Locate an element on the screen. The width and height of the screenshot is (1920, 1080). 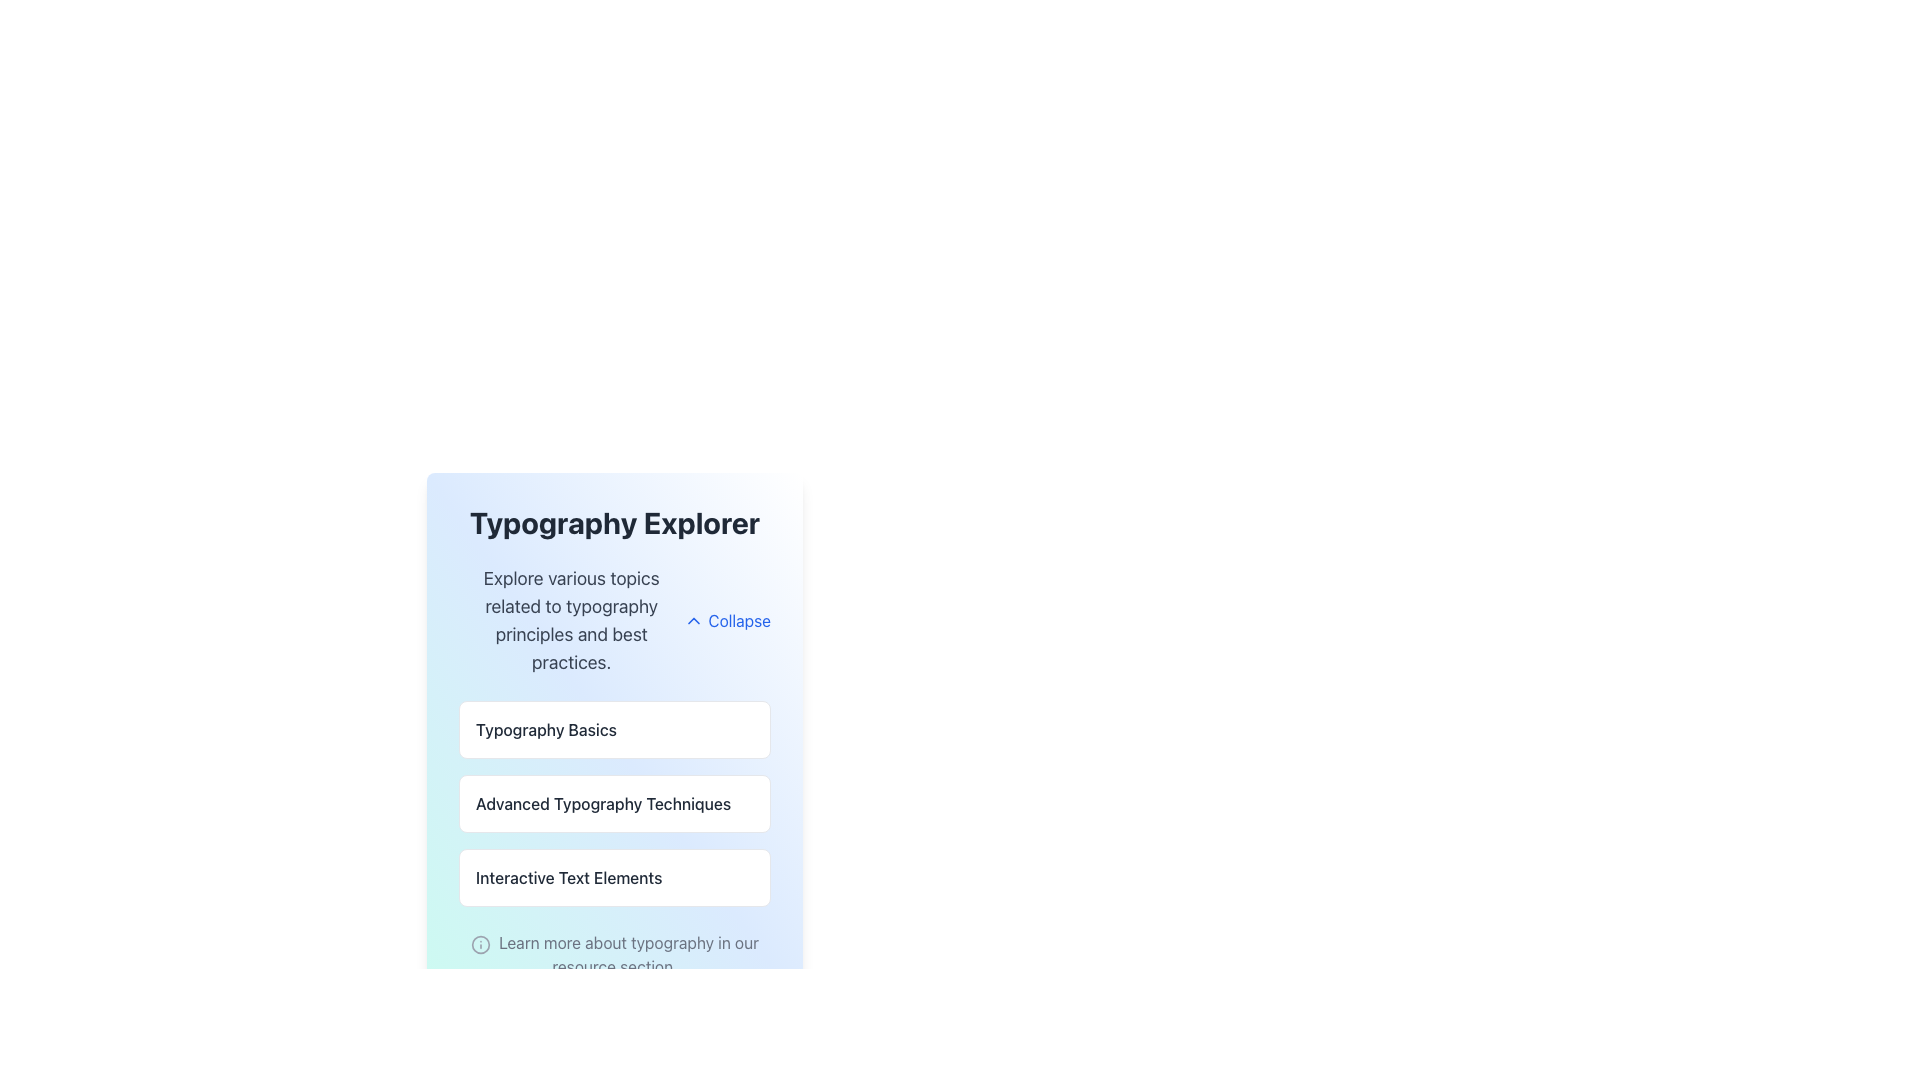
the typography menu list element containing 'Typography Basics', 'Advanced Typography Techniques', and 'Interactive Text Elements' is located at coordinates (613, 802).